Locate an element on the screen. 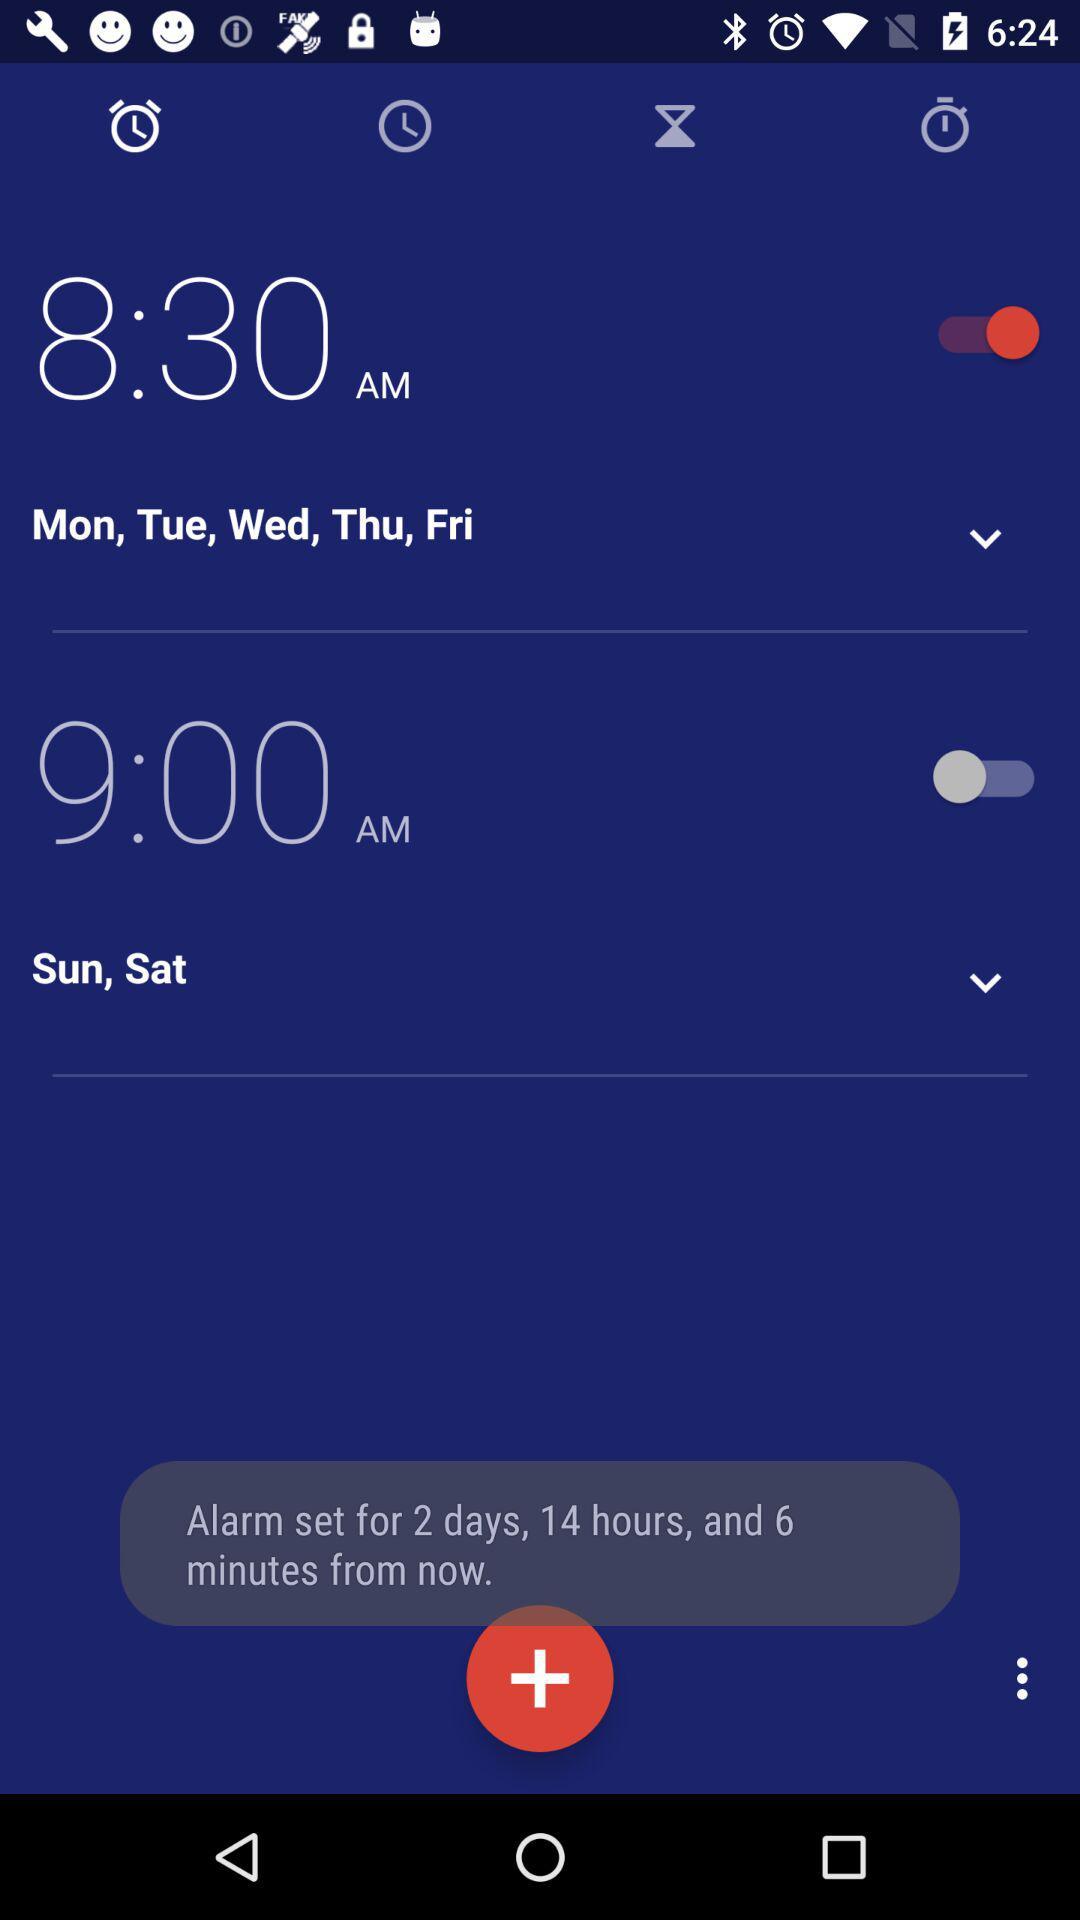 This screenshot has width=1080, height=1920. the add icon is located at coordinates (540, 1678).